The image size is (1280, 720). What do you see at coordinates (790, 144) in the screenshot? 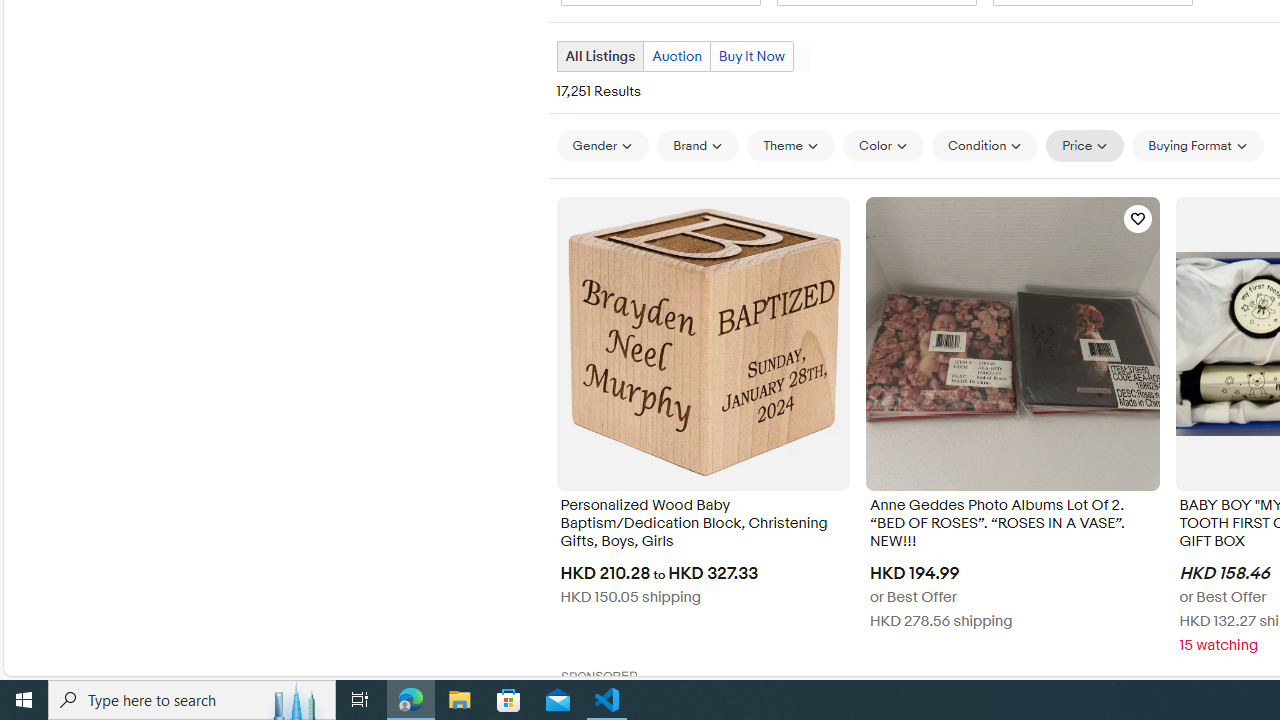
I see `'Theme'` at bounding box center [790, 144].